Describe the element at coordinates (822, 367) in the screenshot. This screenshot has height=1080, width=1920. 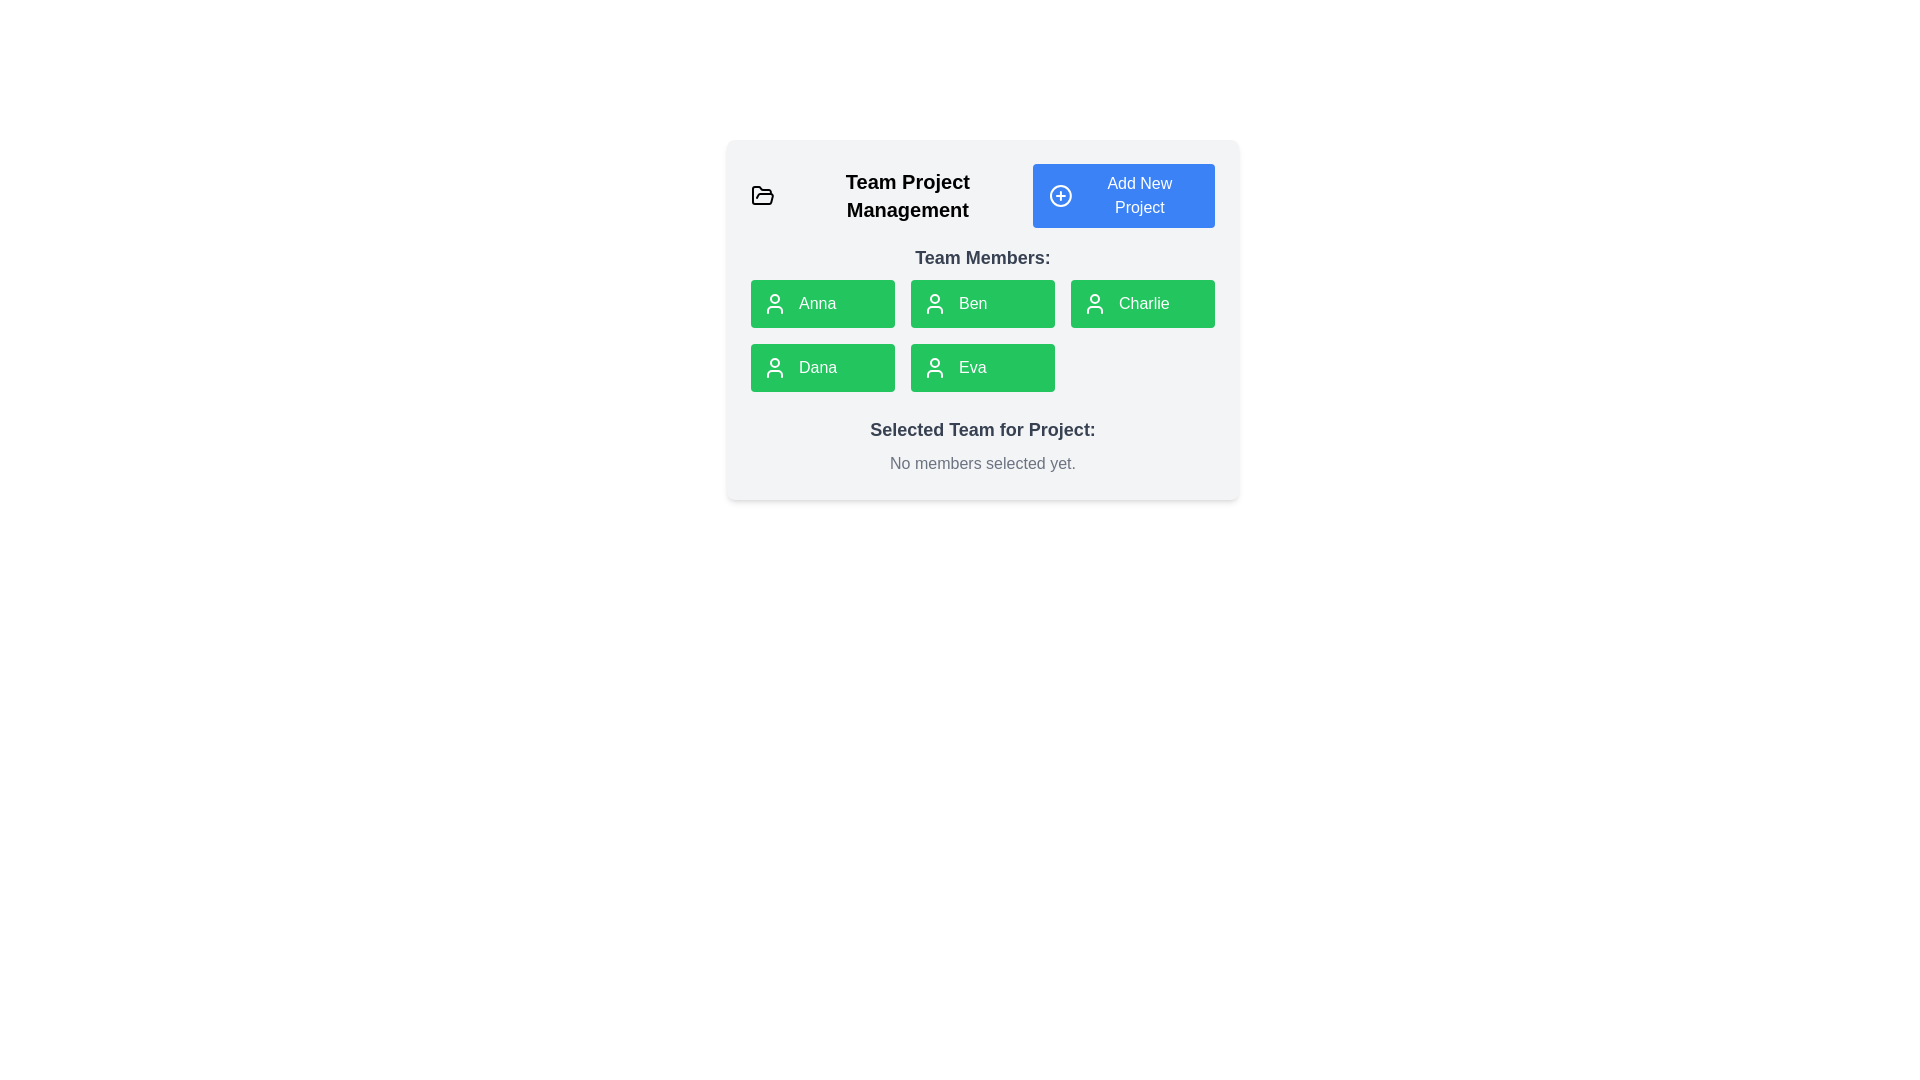
I see `the button representing team member 'Dana'` at that location.